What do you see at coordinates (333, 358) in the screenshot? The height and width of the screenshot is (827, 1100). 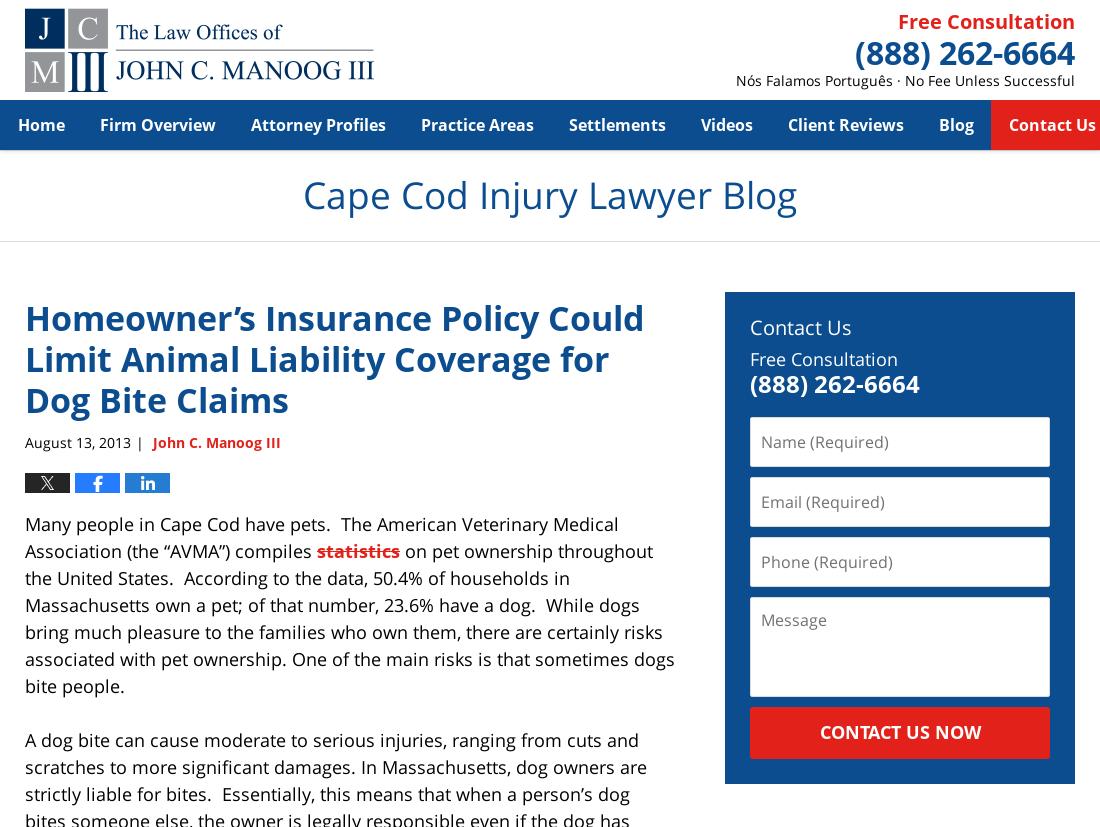 I see `'Homeowner’s Insurance Policy Could Limit Animal Liability Coverage for Dog Bite Claims'` at bounding box center [333, 358].